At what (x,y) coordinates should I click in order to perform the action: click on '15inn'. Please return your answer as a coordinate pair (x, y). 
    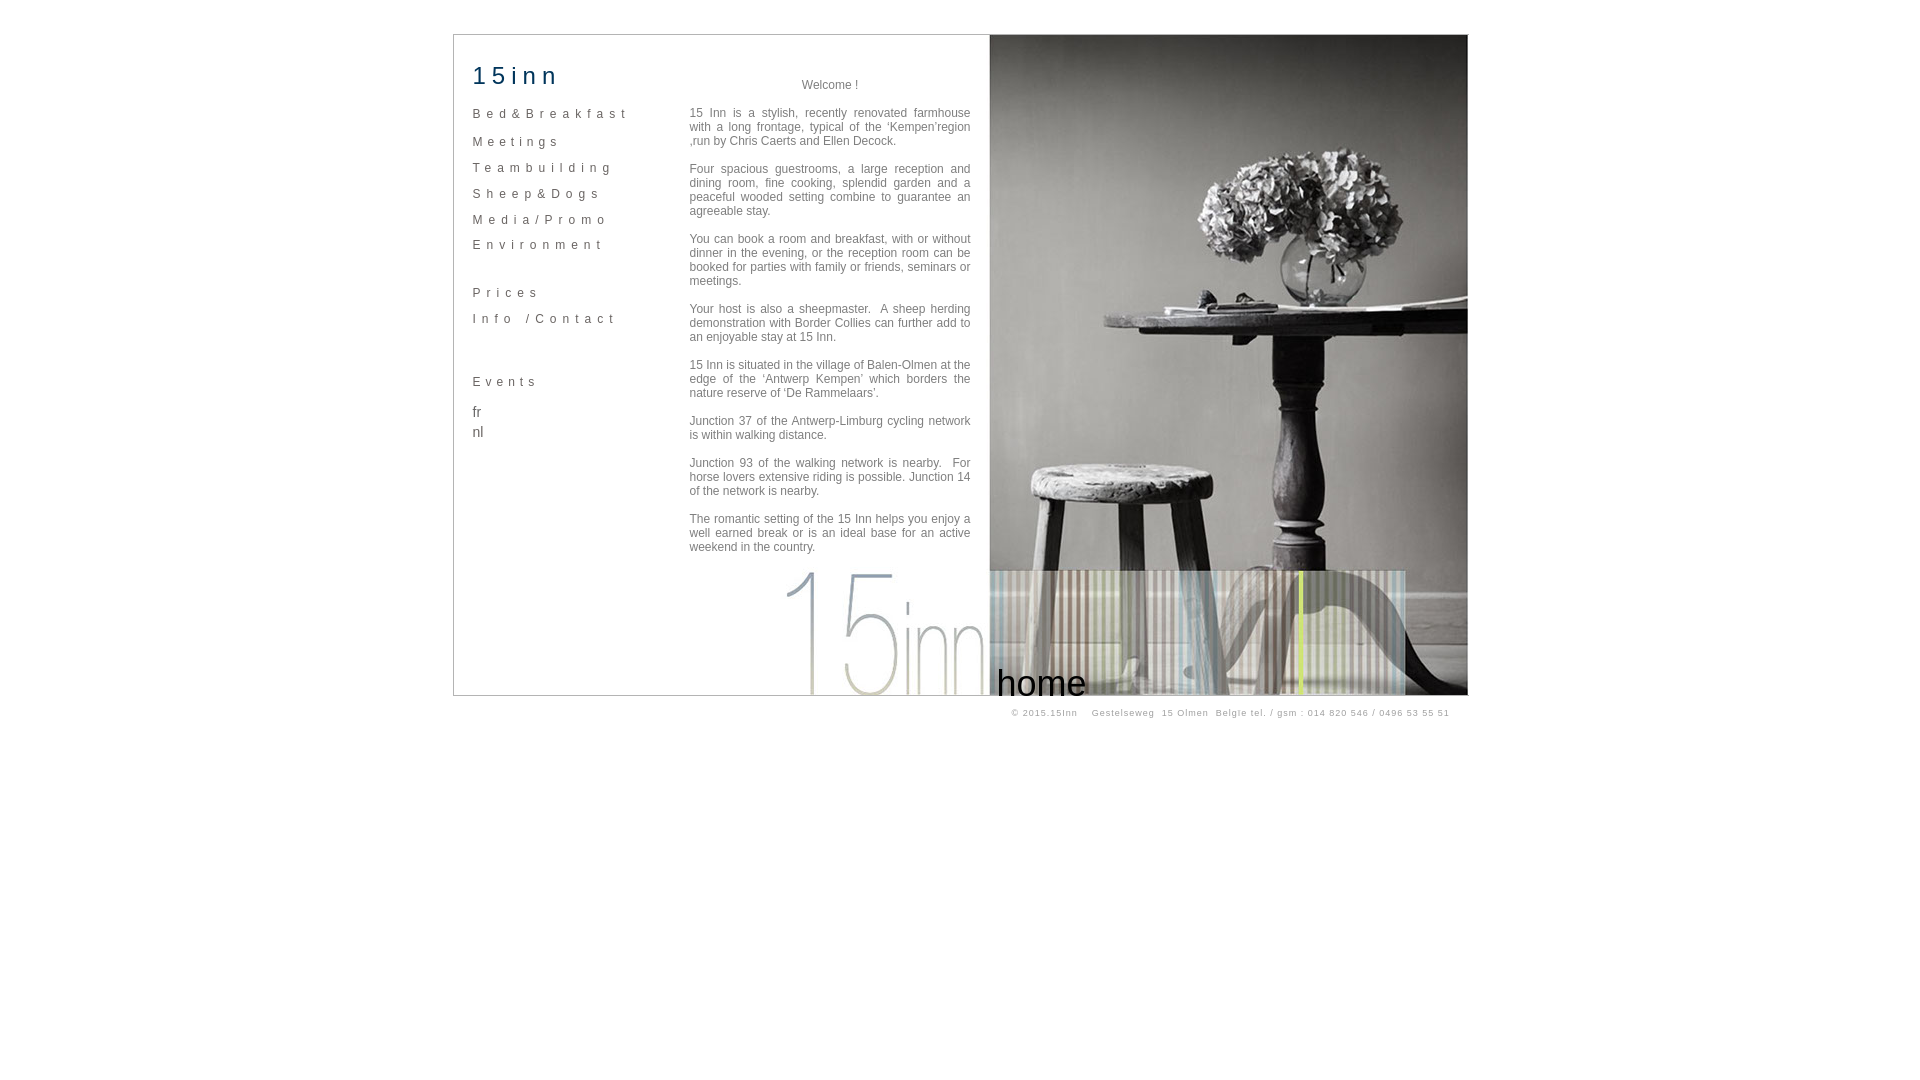
    Looking at the image, I should click on (470, 76).